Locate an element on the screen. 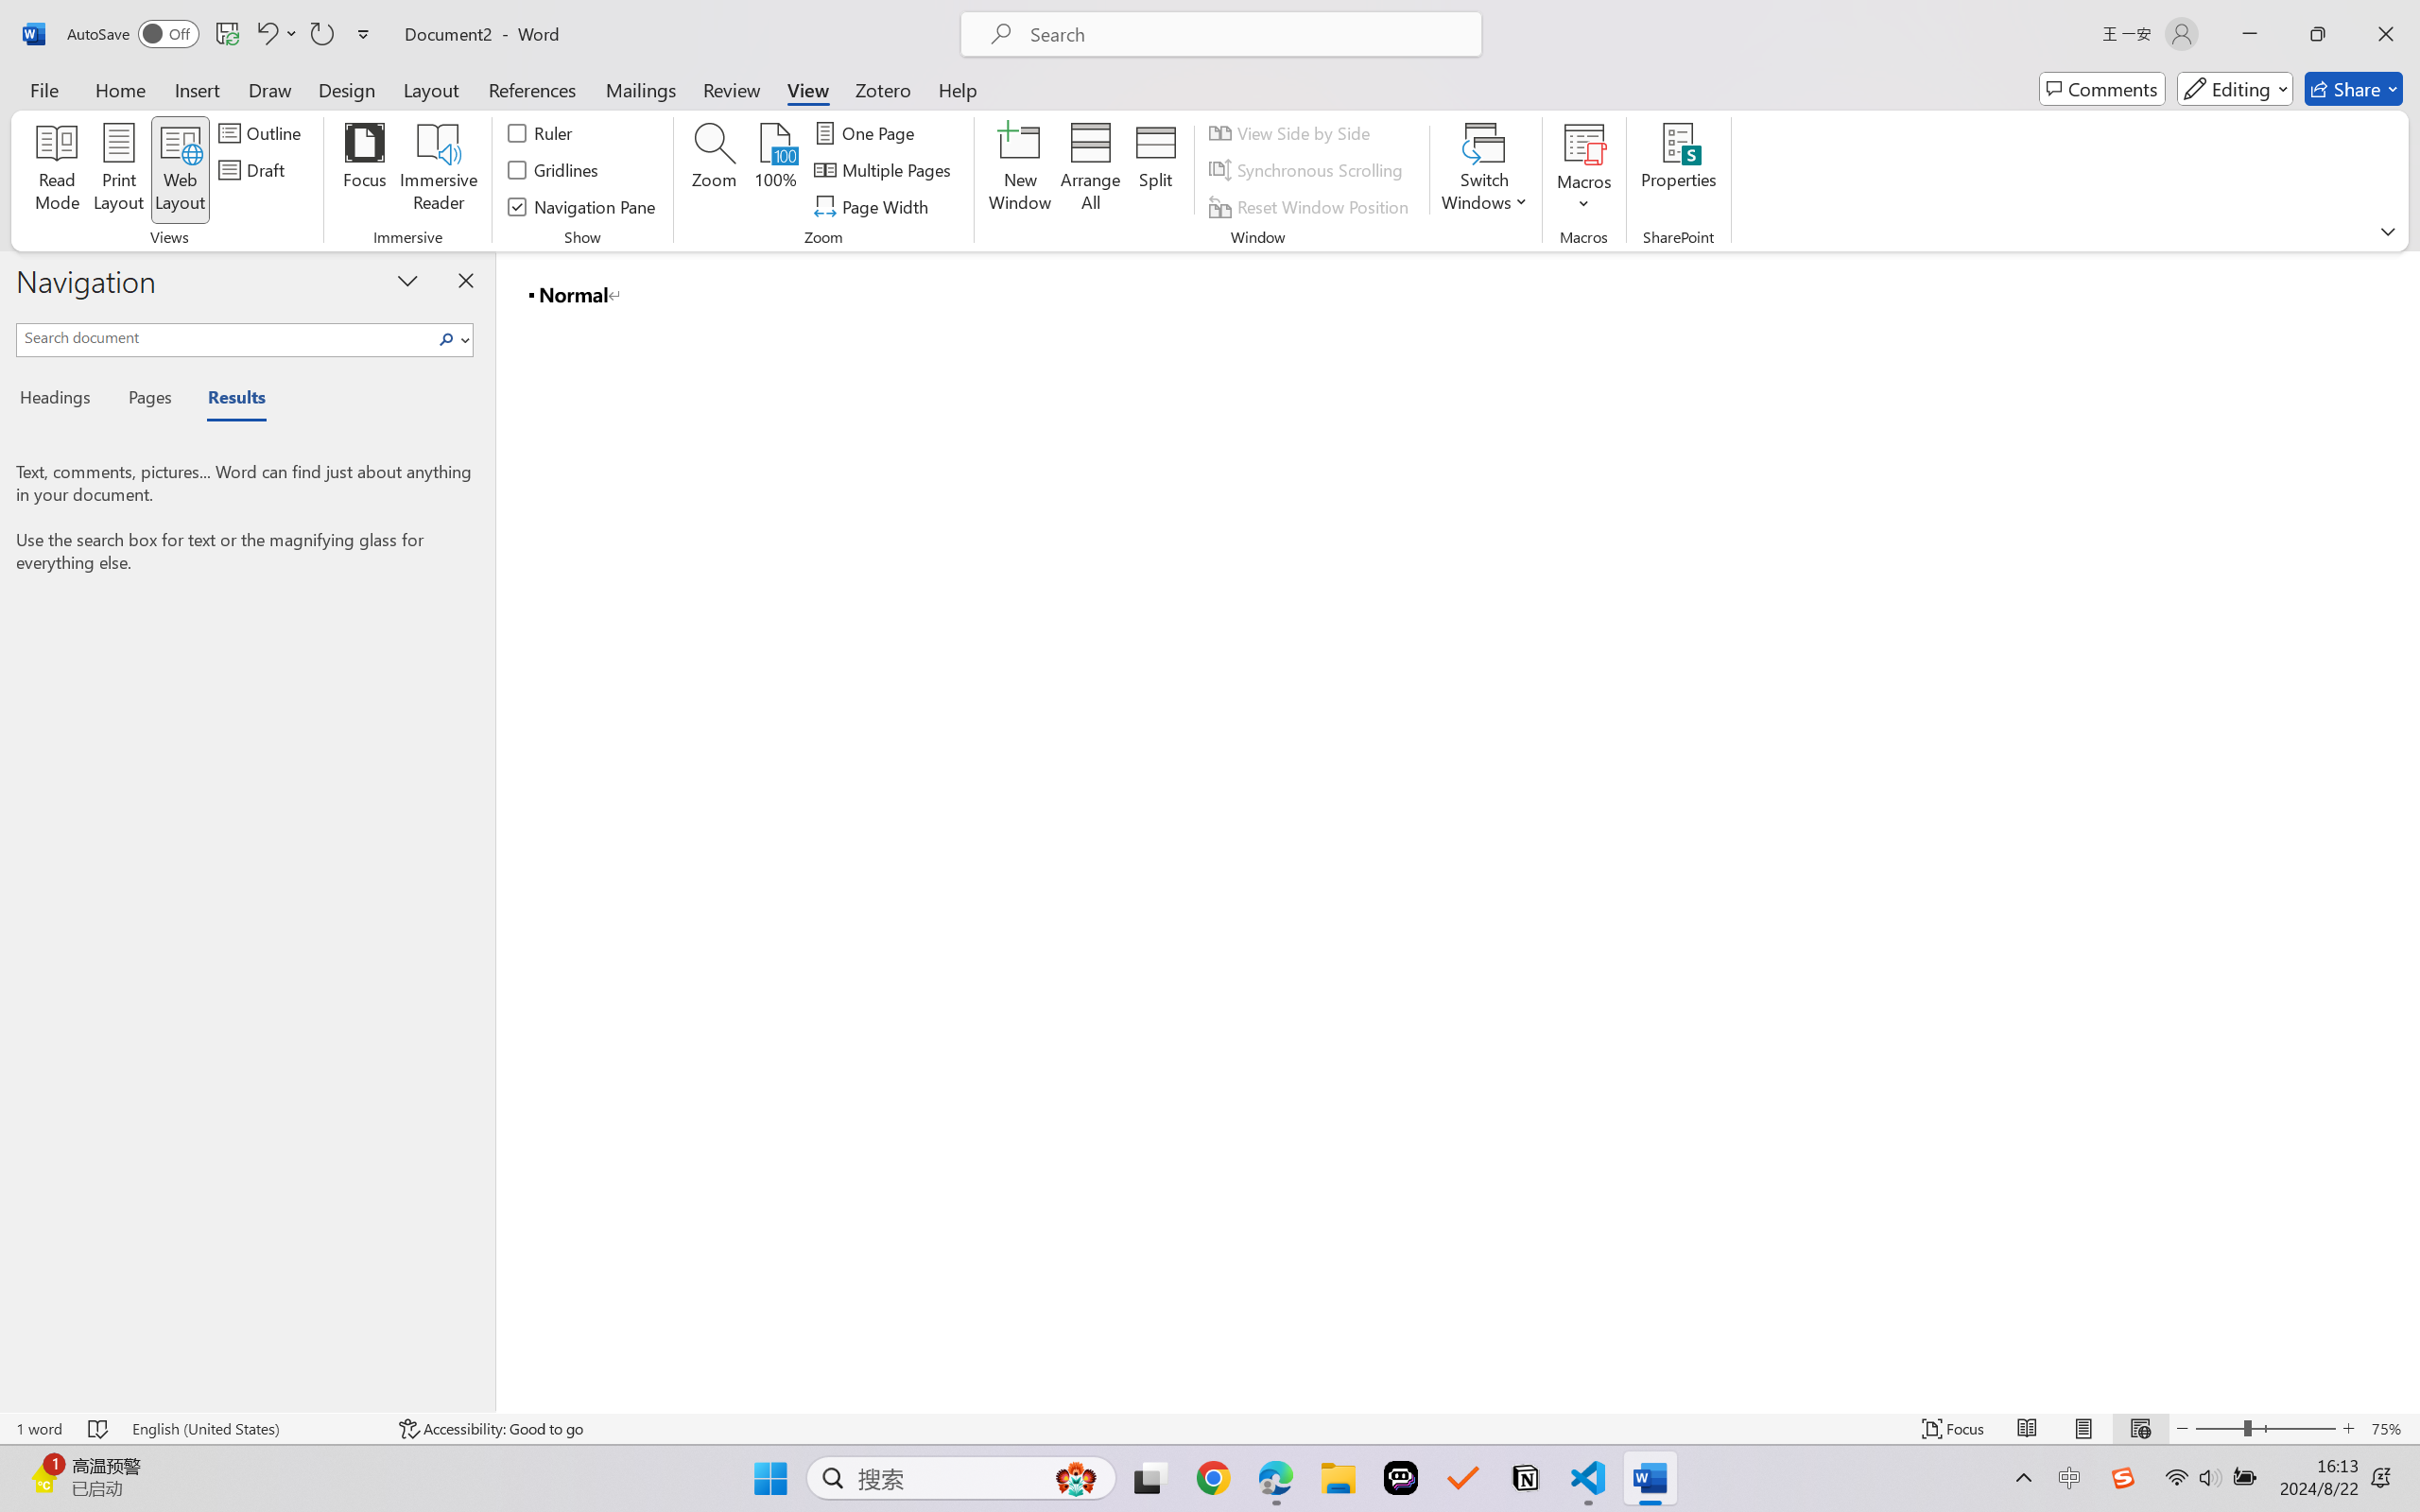 This screenshot has width=2420, height=1512. 'Arrange All' is located at coordinates (1089, 170).